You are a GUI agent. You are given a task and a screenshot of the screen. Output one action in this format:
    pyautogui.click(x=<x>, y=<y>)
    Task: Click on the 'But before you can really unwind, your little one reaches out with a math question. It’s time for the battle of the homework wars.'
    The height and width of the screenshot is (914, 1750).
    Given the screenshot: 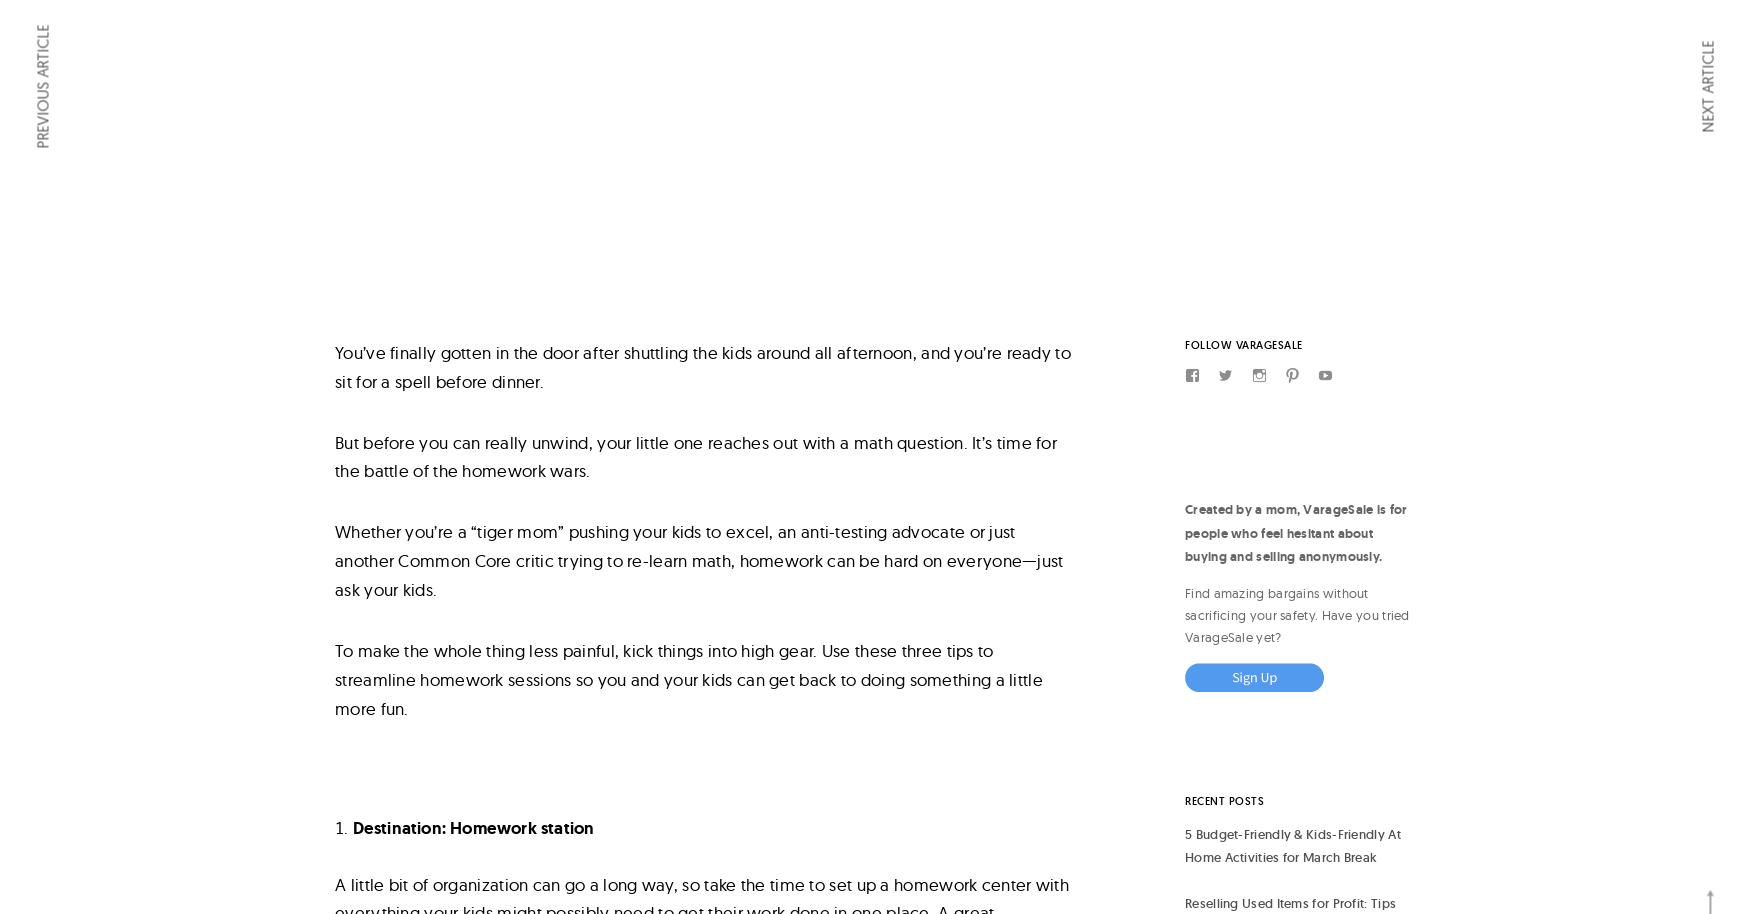 What is the action you would take?
    pyautogui.click(x=334, y=454)
    